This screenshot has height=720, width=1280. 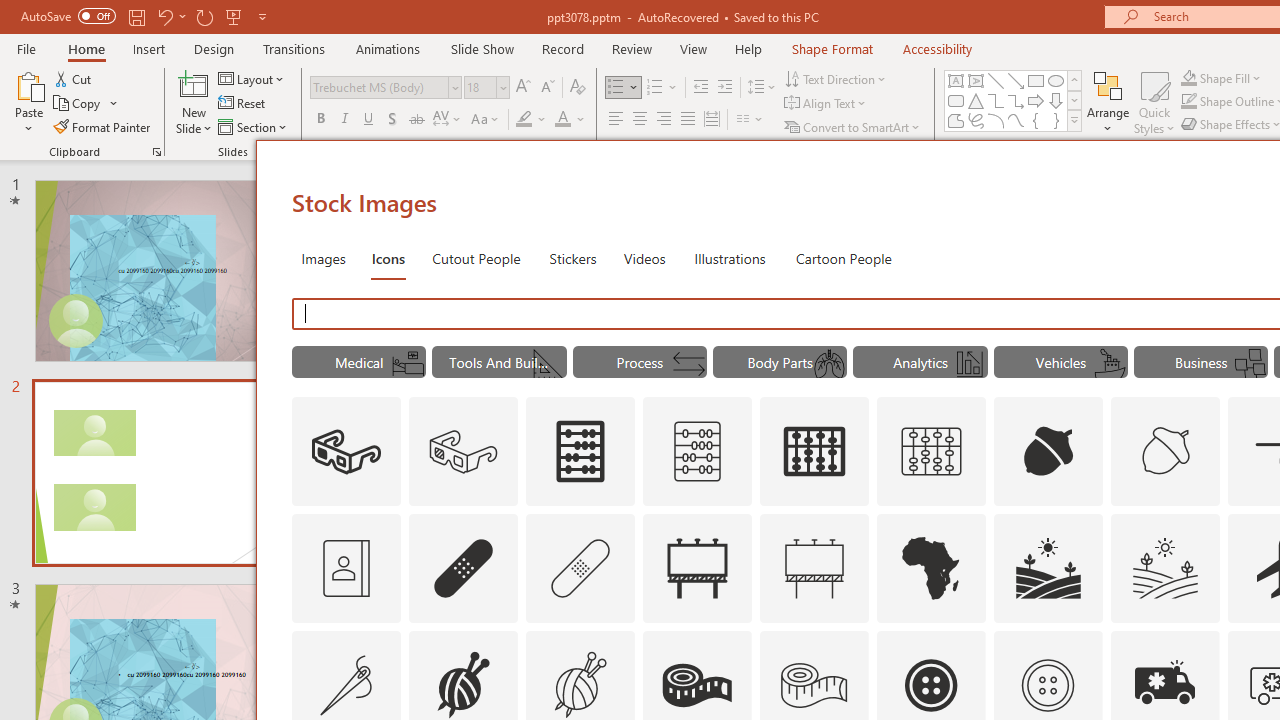 What do you see at coordinates (323, 257) in the screenshot?
I see `'Images'` at bounding box center [323, 257].